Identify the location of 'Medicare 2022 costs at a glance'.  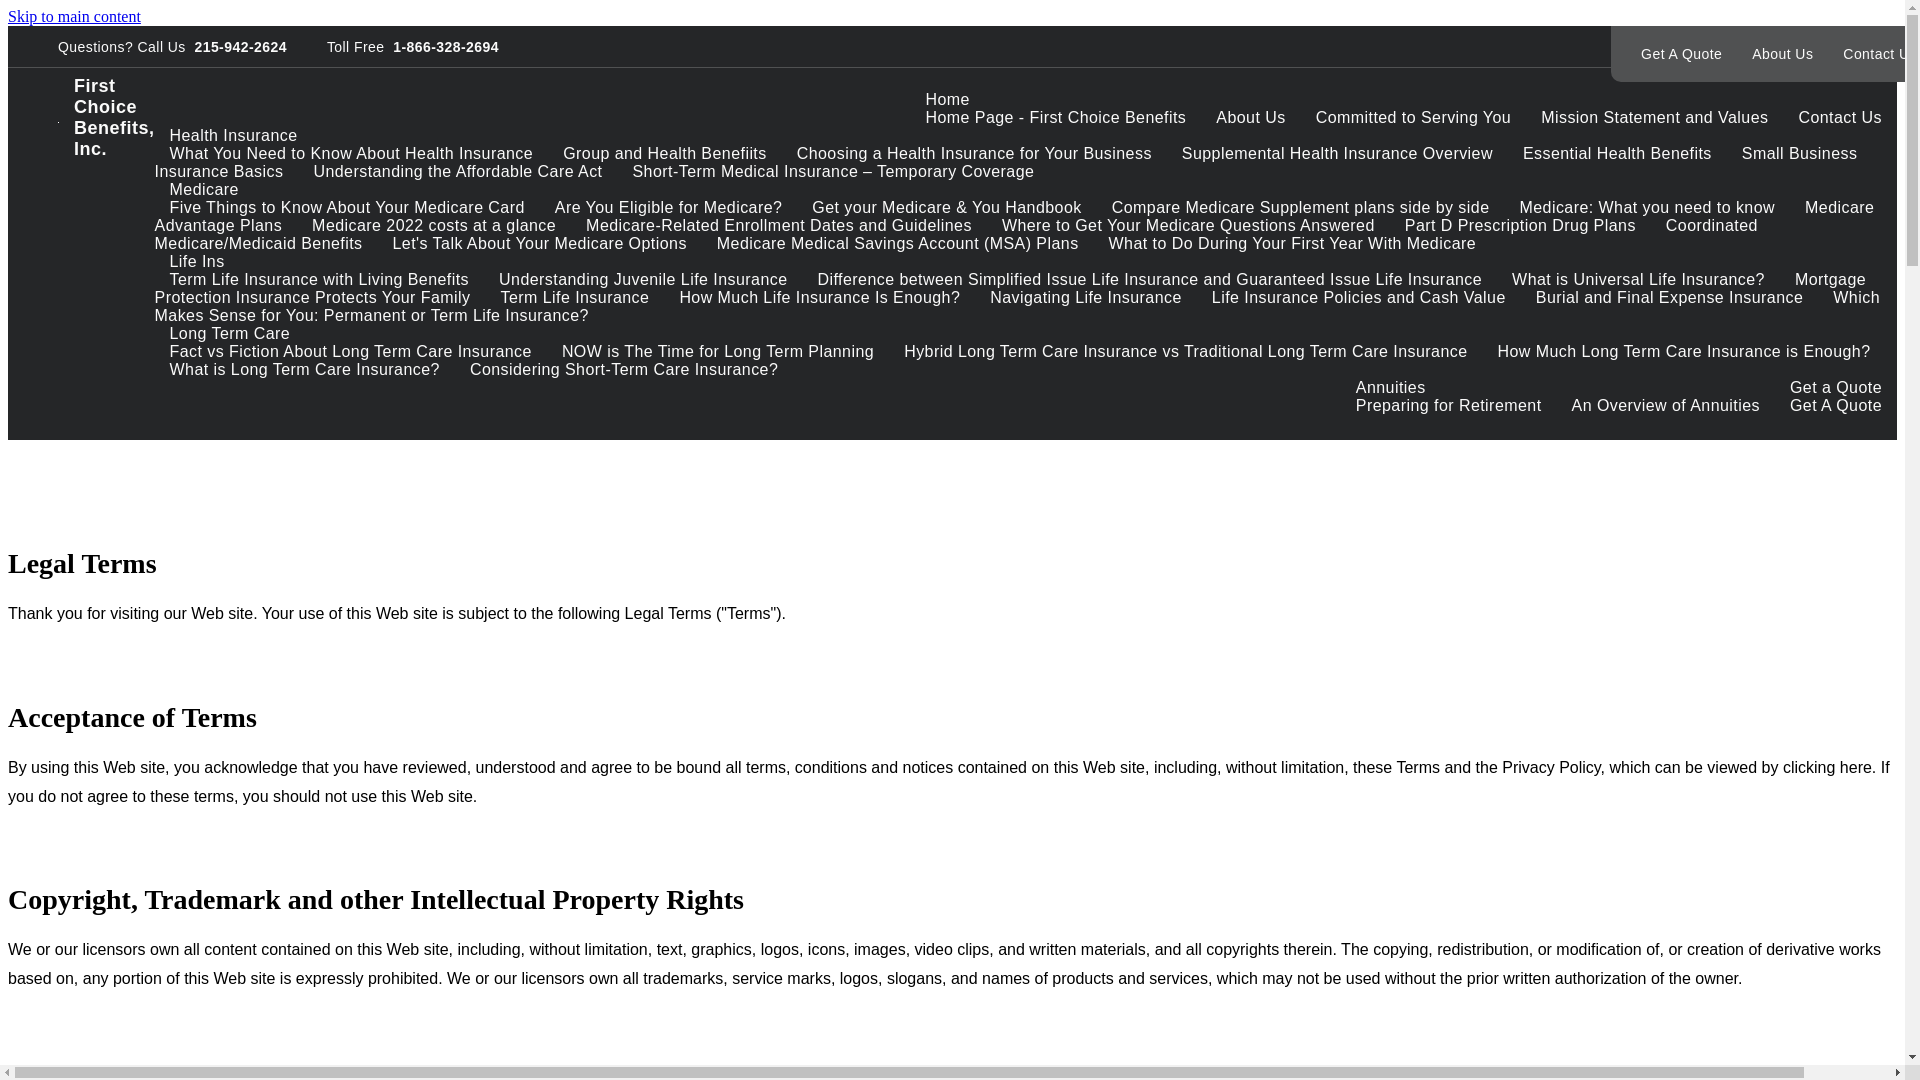
(296, 225).